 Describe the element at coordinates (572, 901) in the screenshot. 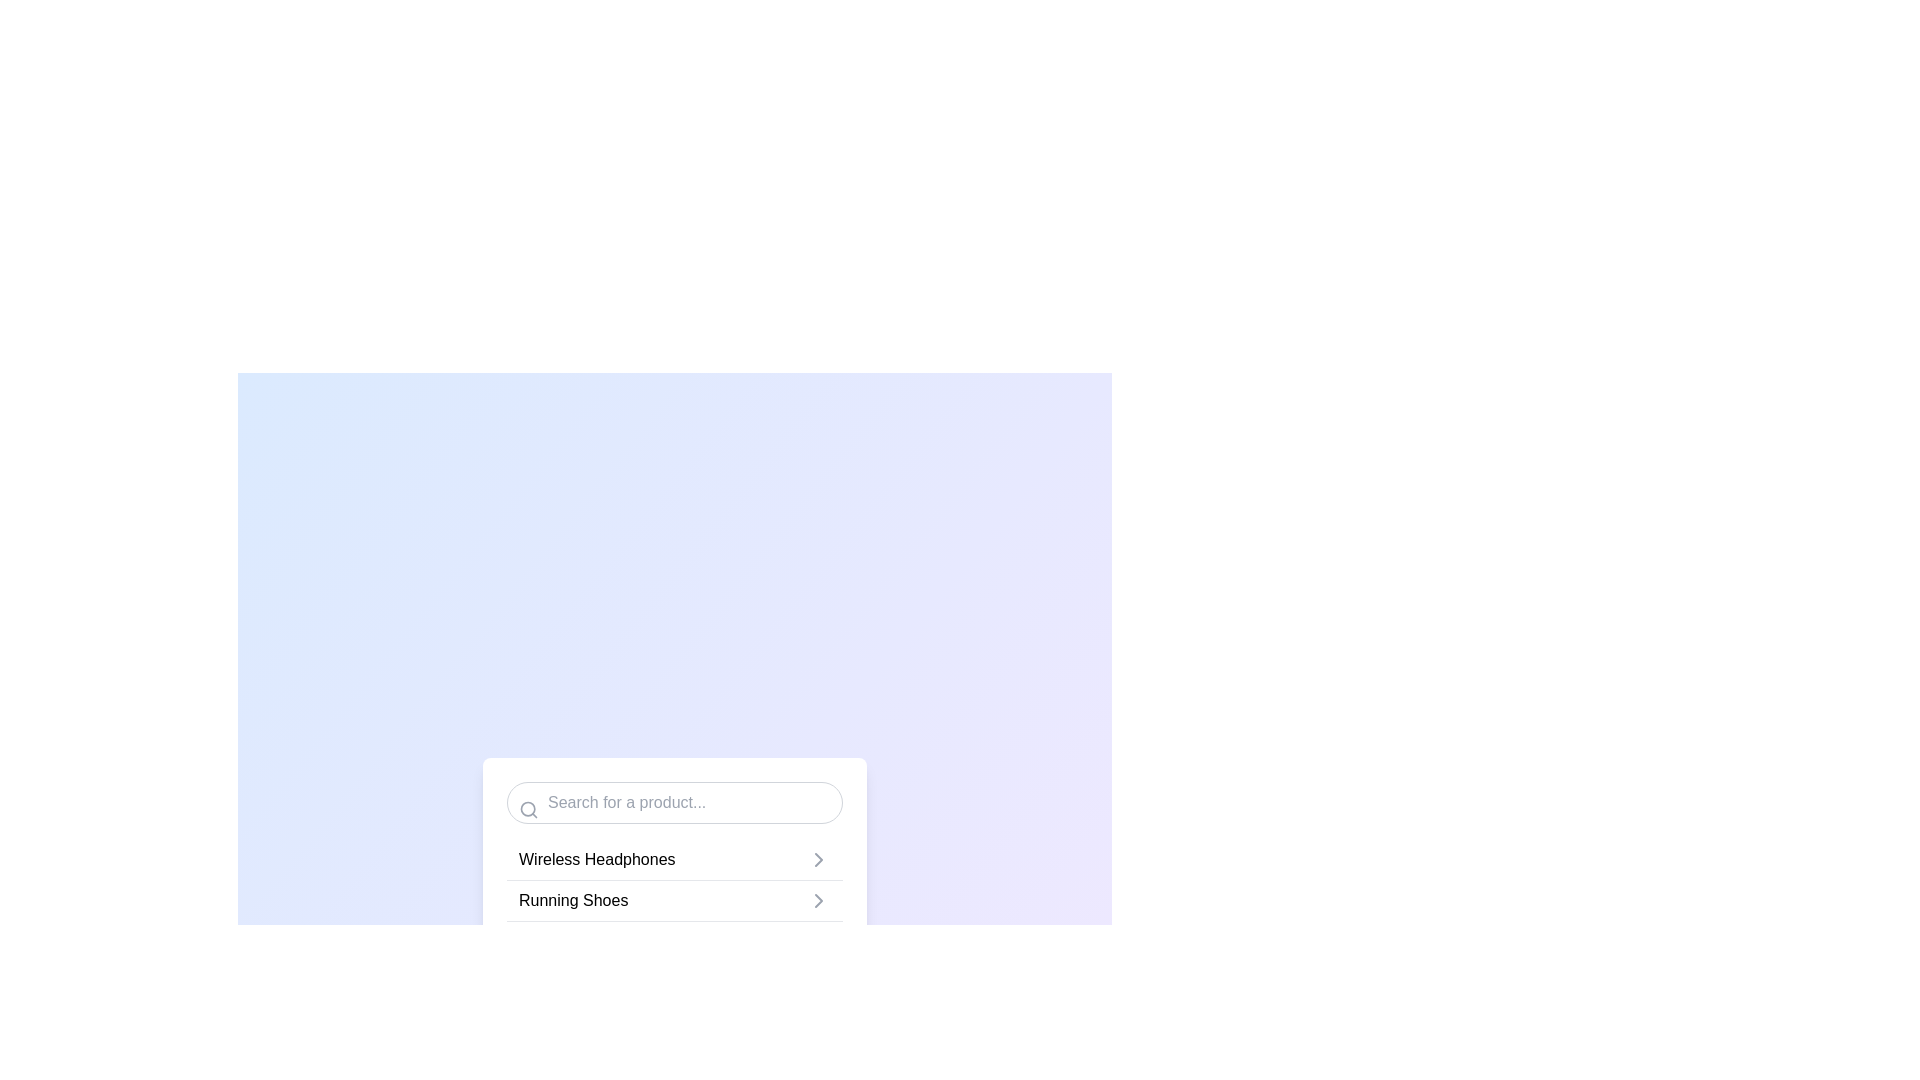

I see `the 'Running Shoes' text label` at that location.